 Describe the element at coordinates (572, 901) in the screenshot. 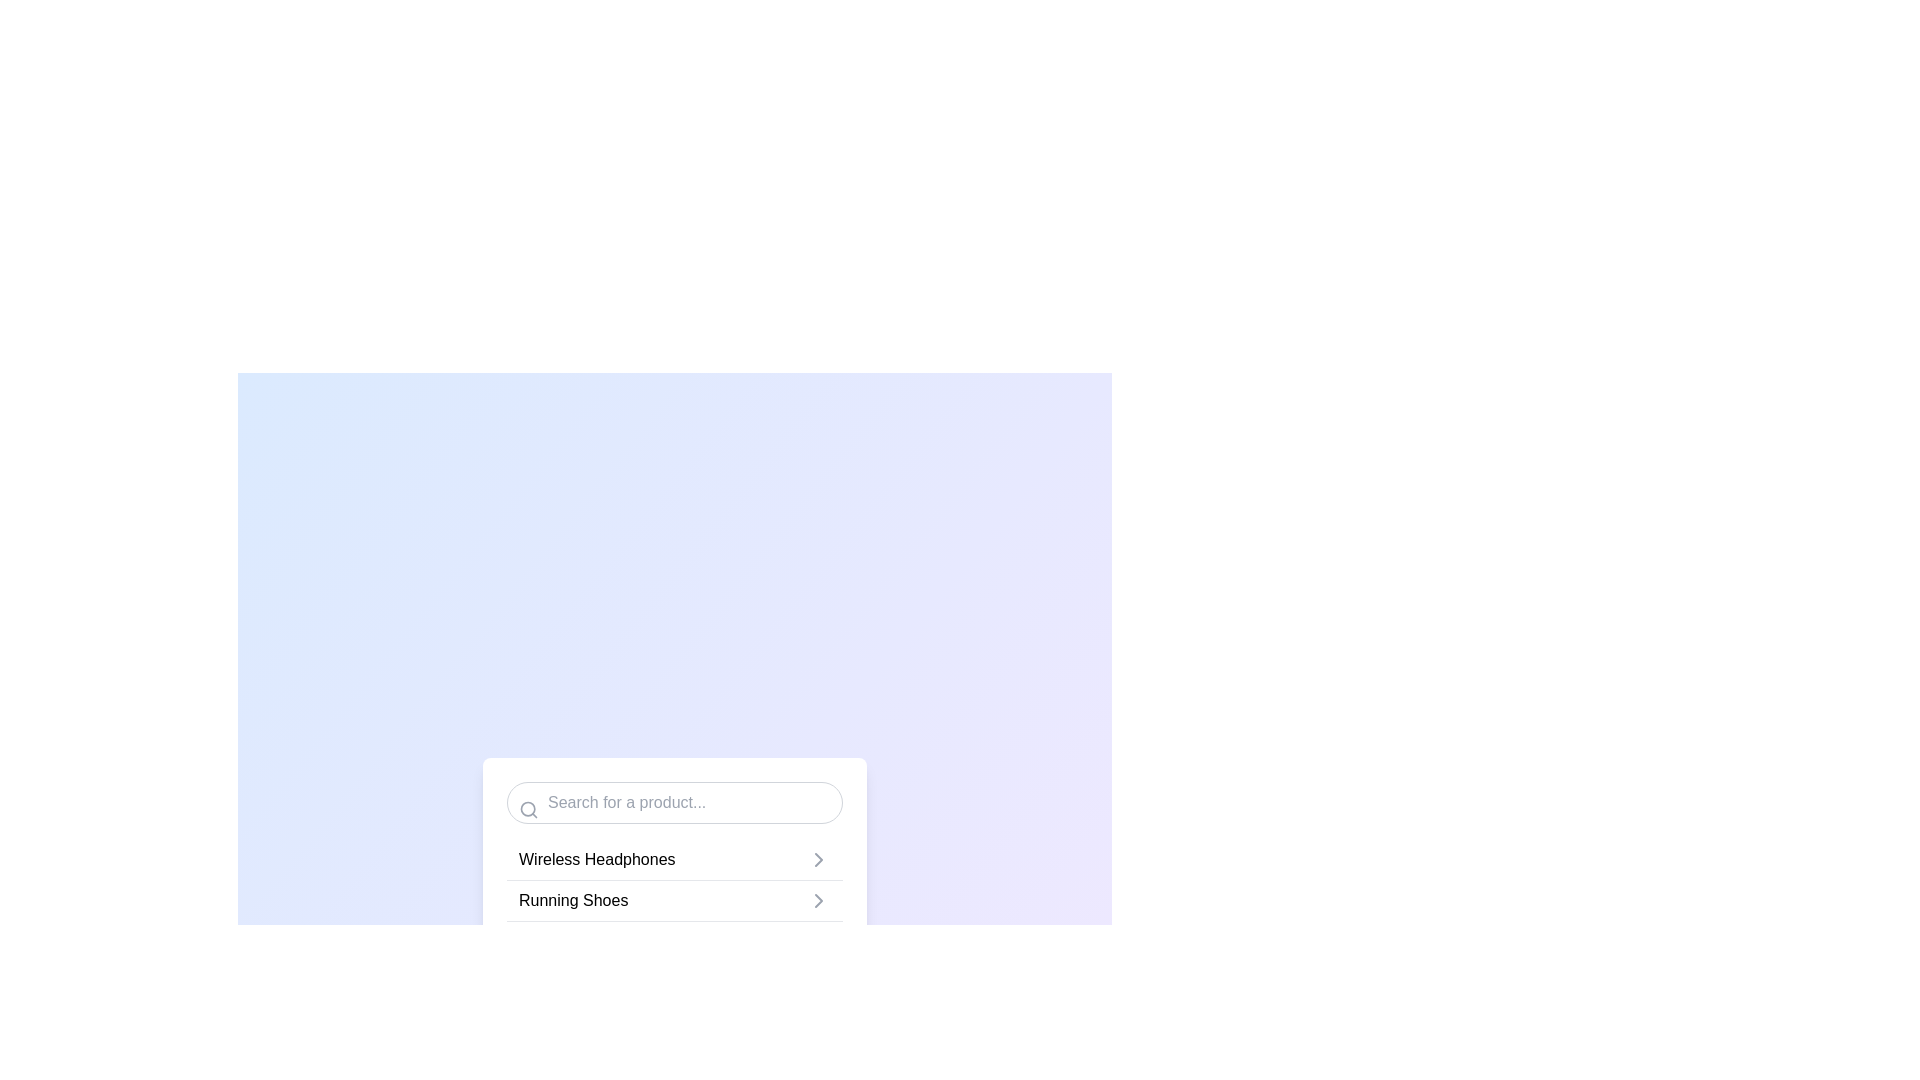

I see `the 'Running Shoes' text label` at that location.